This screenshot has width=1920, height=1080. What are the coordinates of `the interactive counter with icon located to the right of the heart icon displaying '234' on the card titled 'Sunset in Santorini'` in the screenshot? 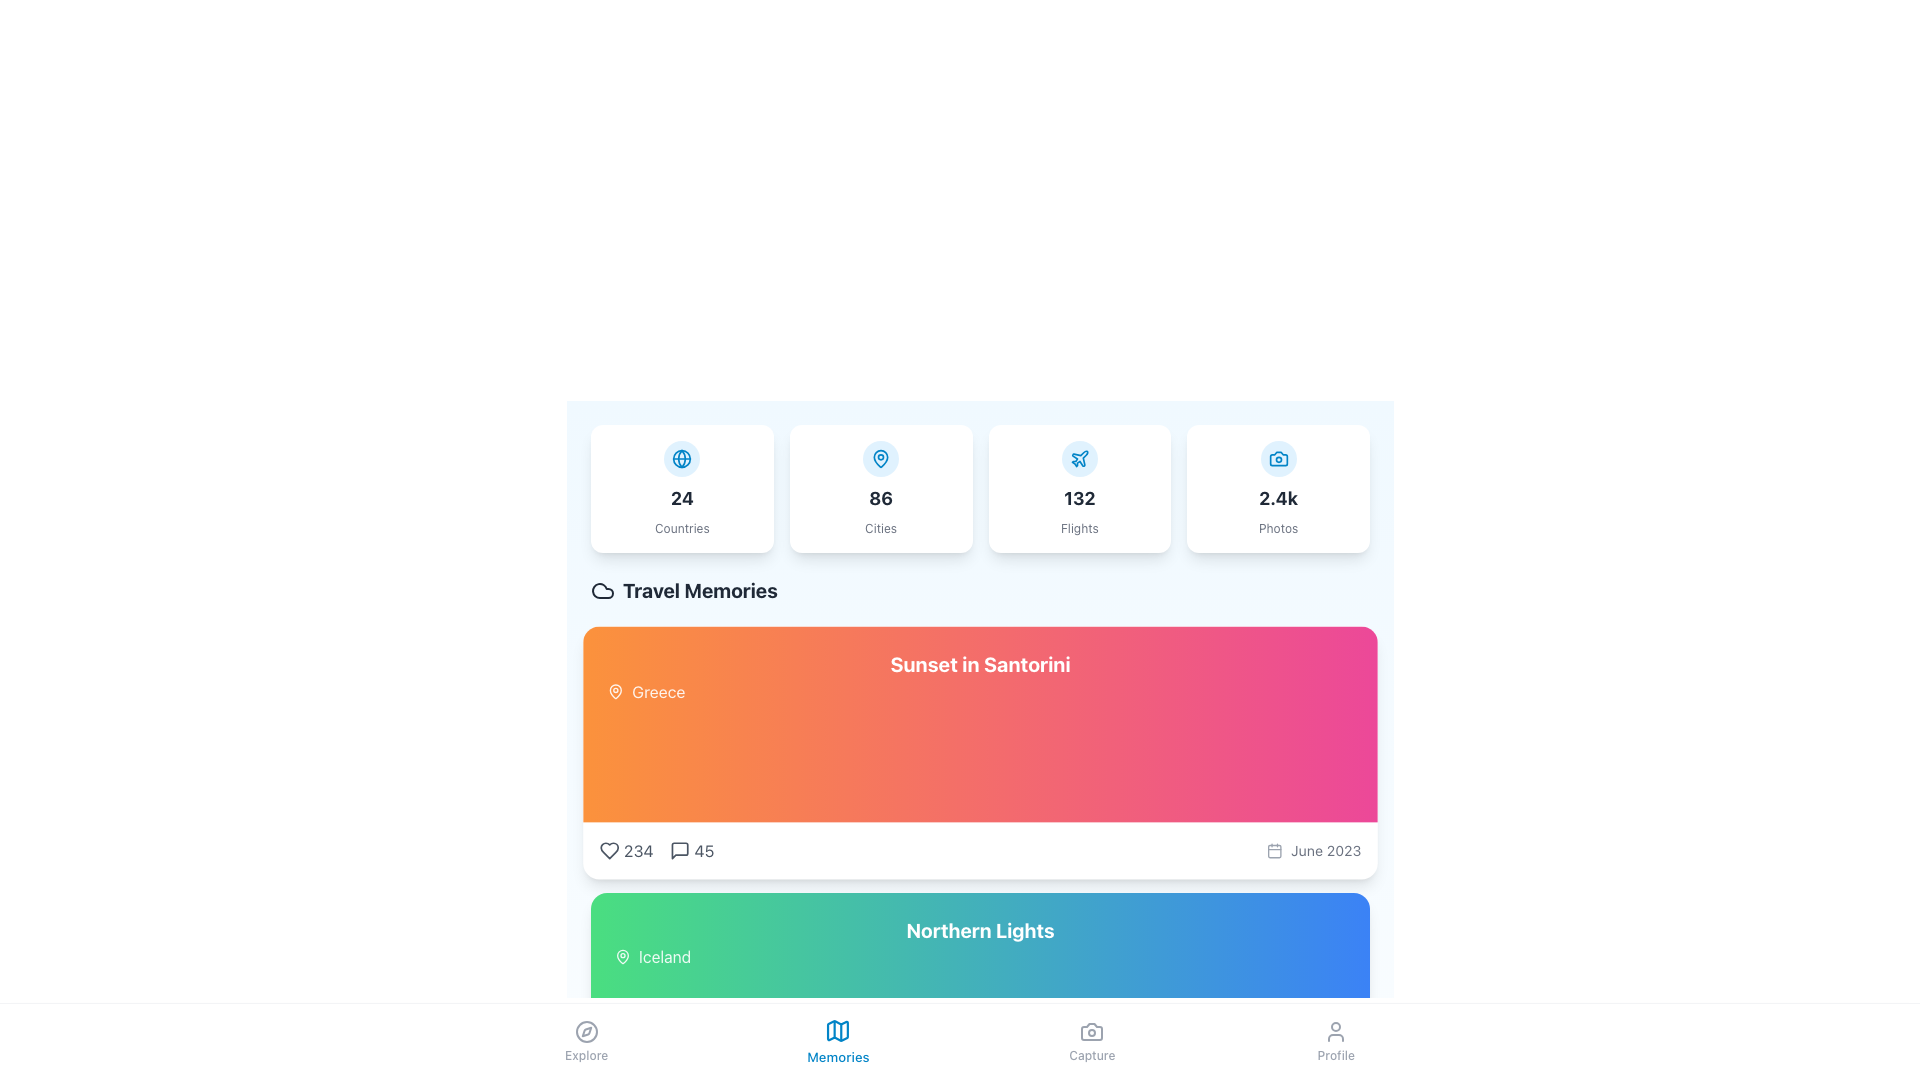 It's located at (692, 850).